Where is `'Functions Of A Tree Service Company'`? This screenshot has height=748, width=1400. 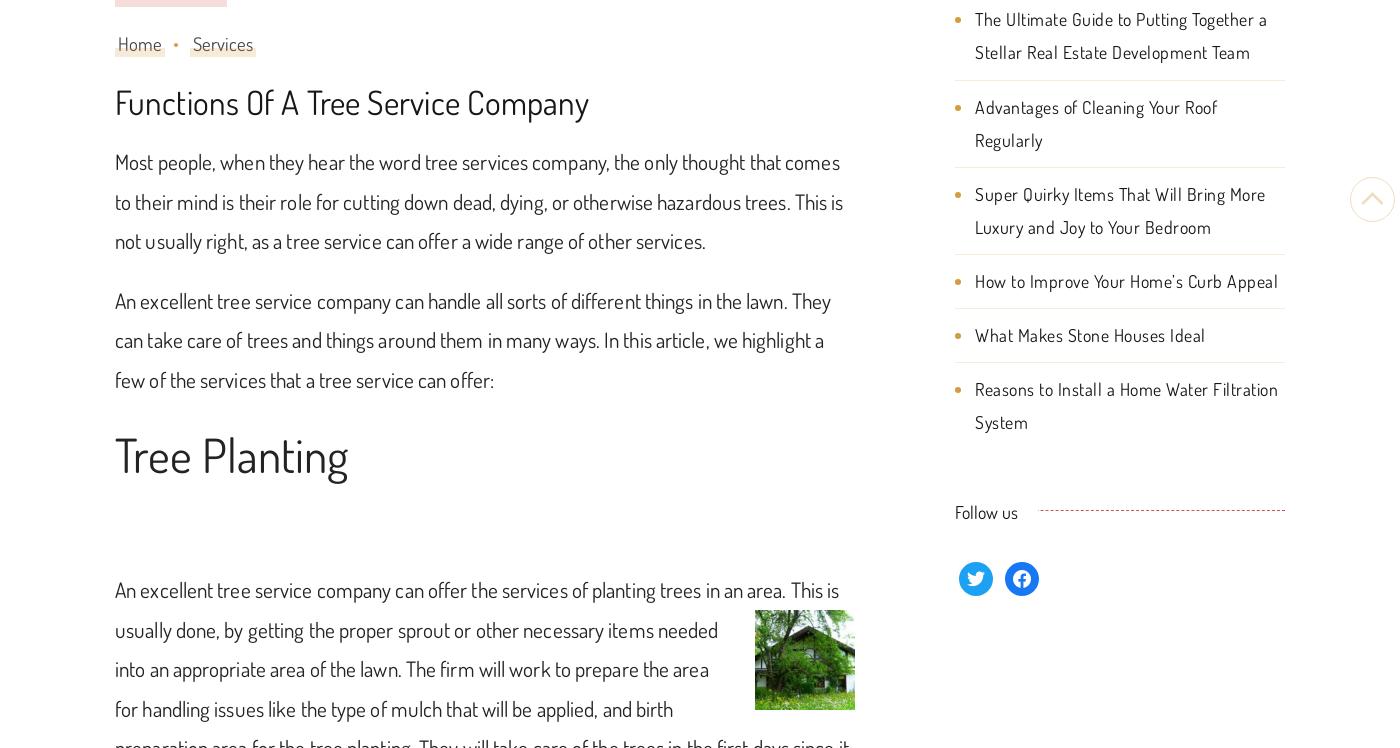
'Functions Of A Tree Service Company' is located at coordinates (351, 102).